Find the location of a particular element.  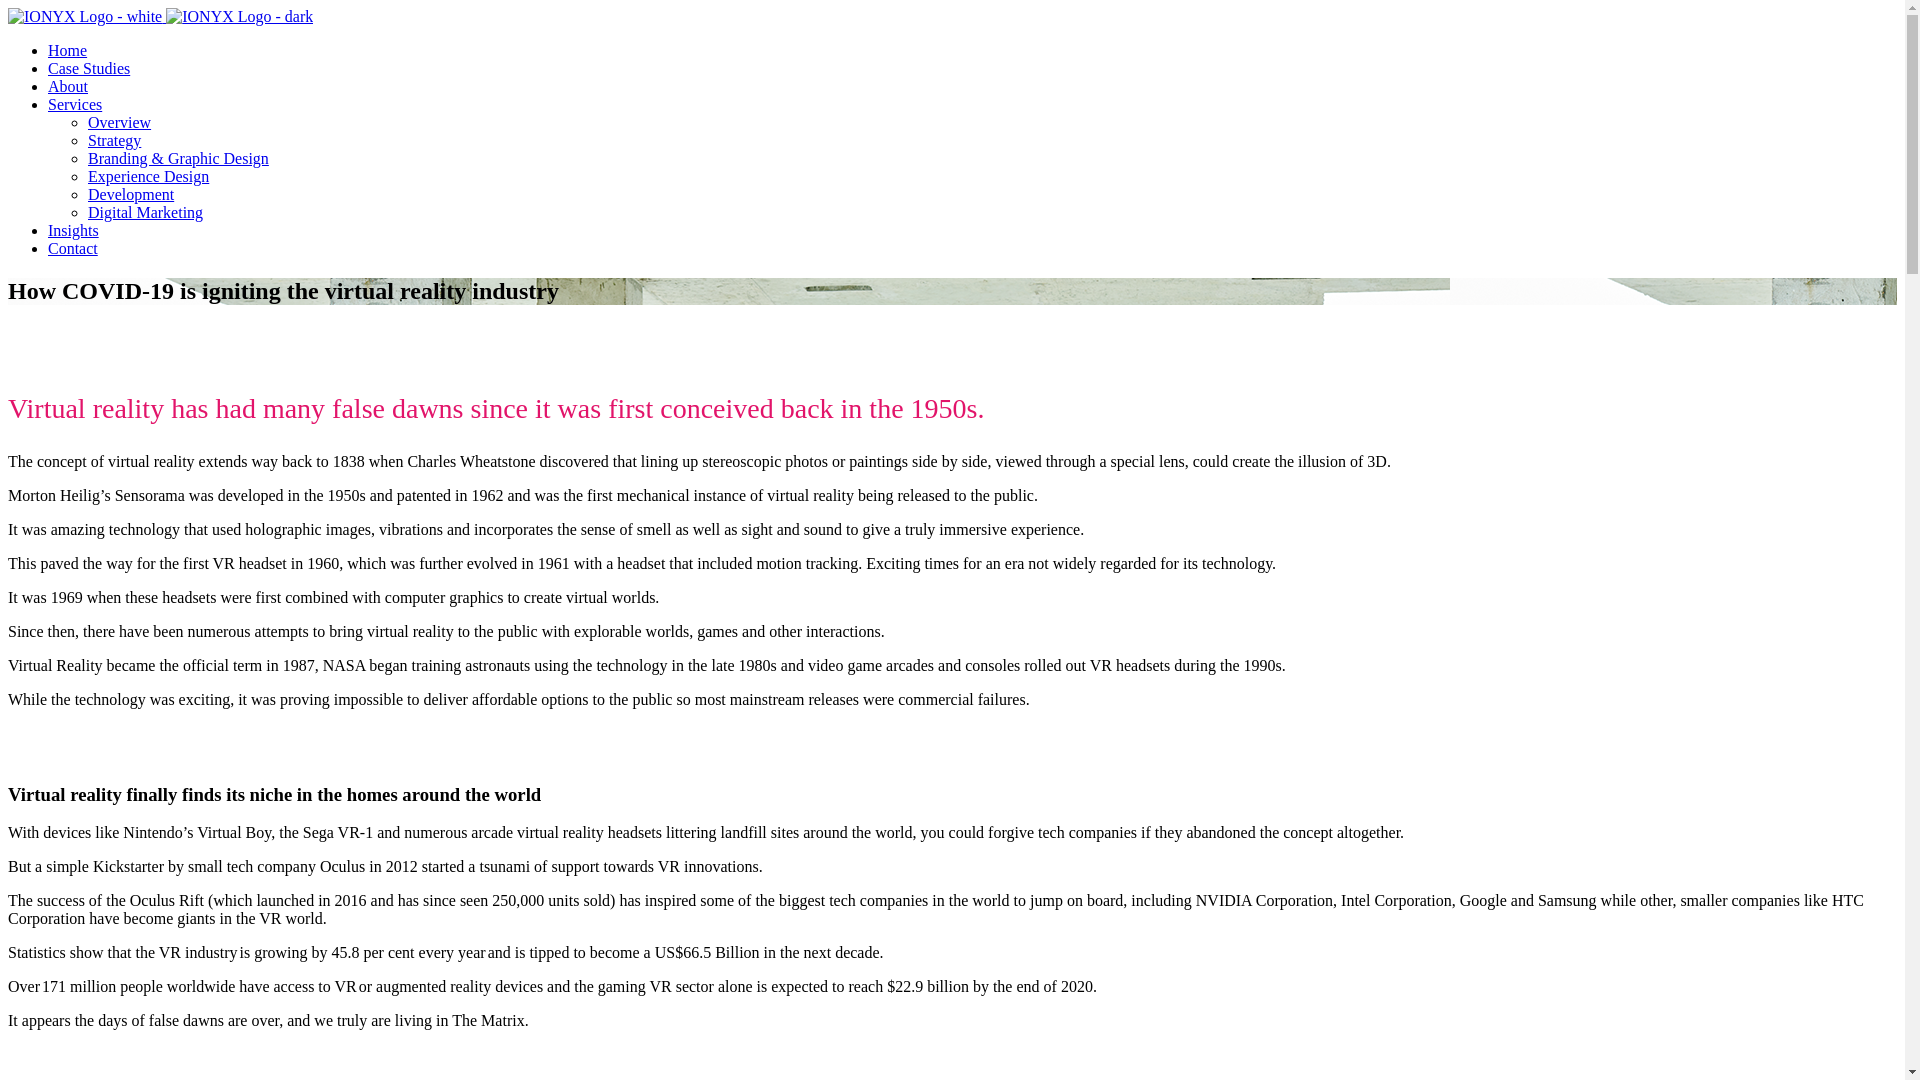

'Digital Marketing' is located at coordinates (144, 212).